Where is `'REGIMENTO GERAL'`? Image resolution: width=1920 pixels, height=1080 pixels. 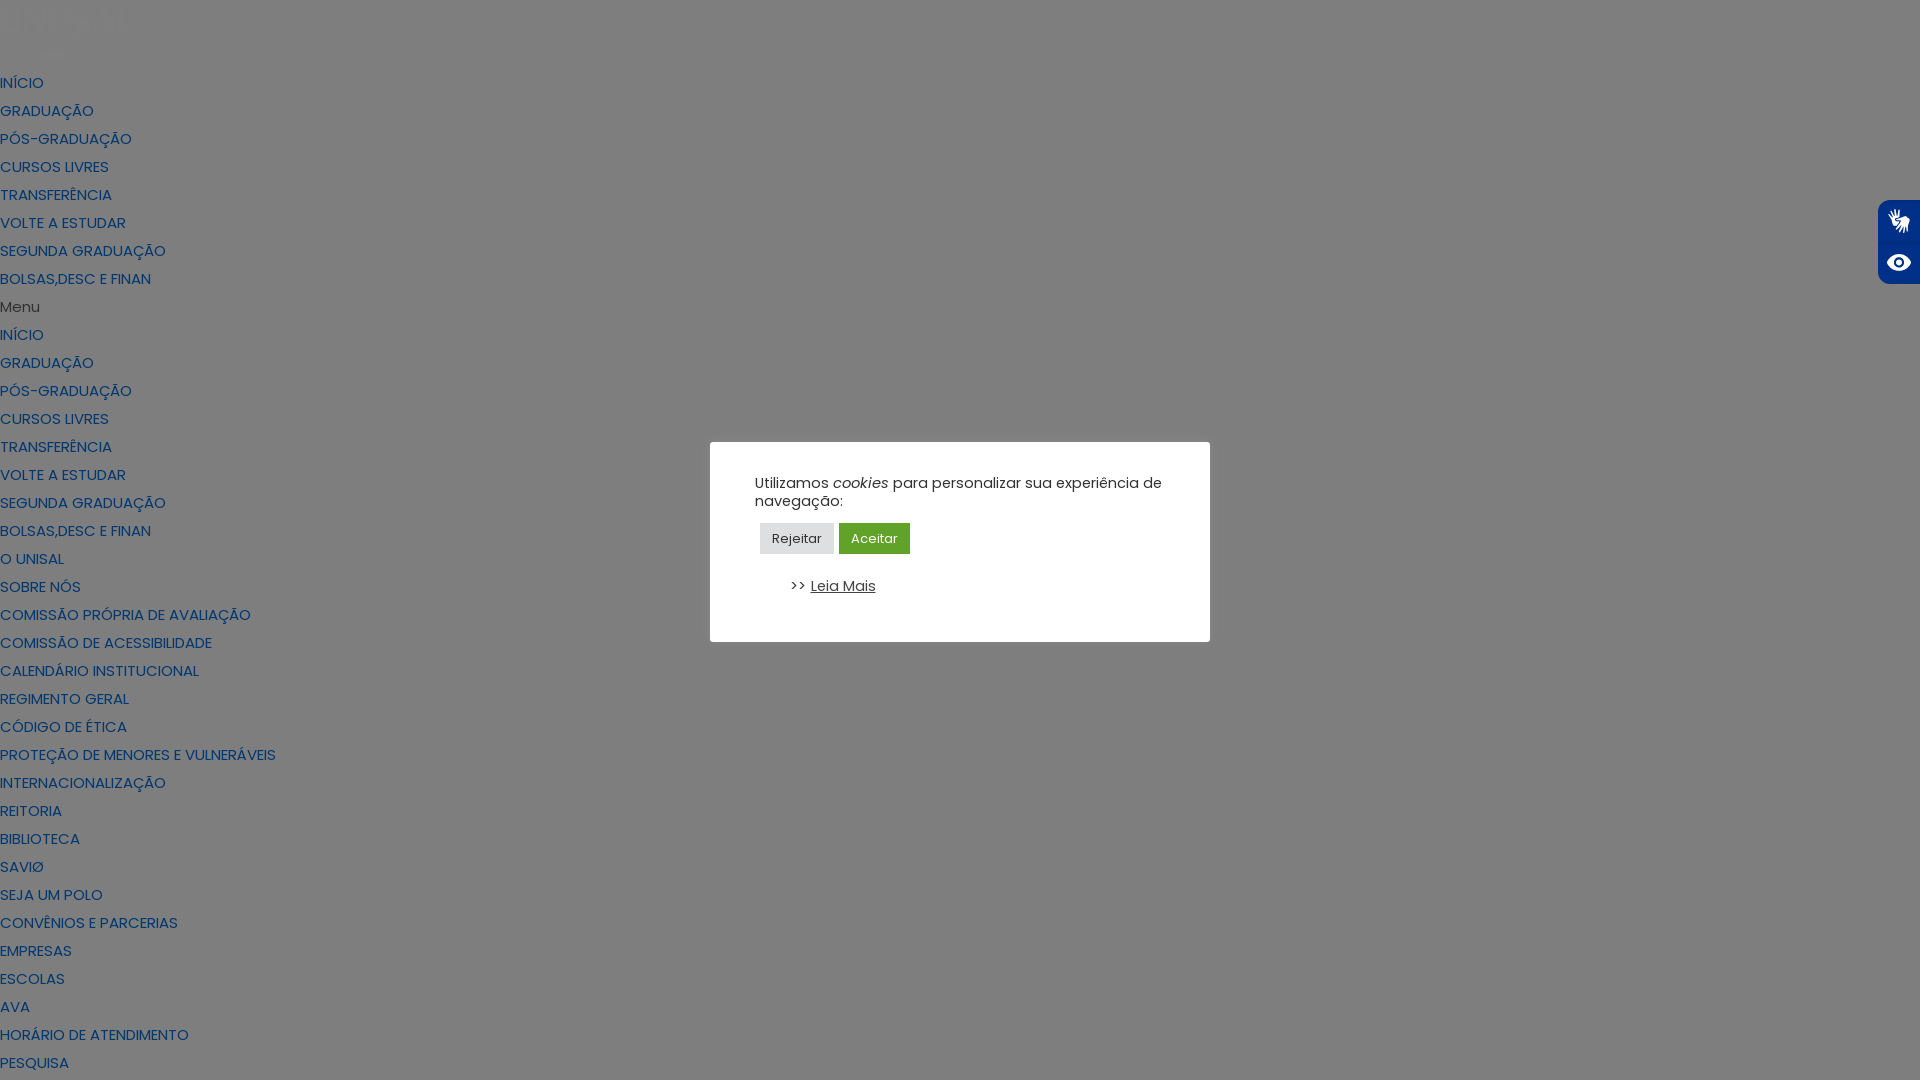 'REGIMENTO GERAL' is located at coordinates (64, 697).